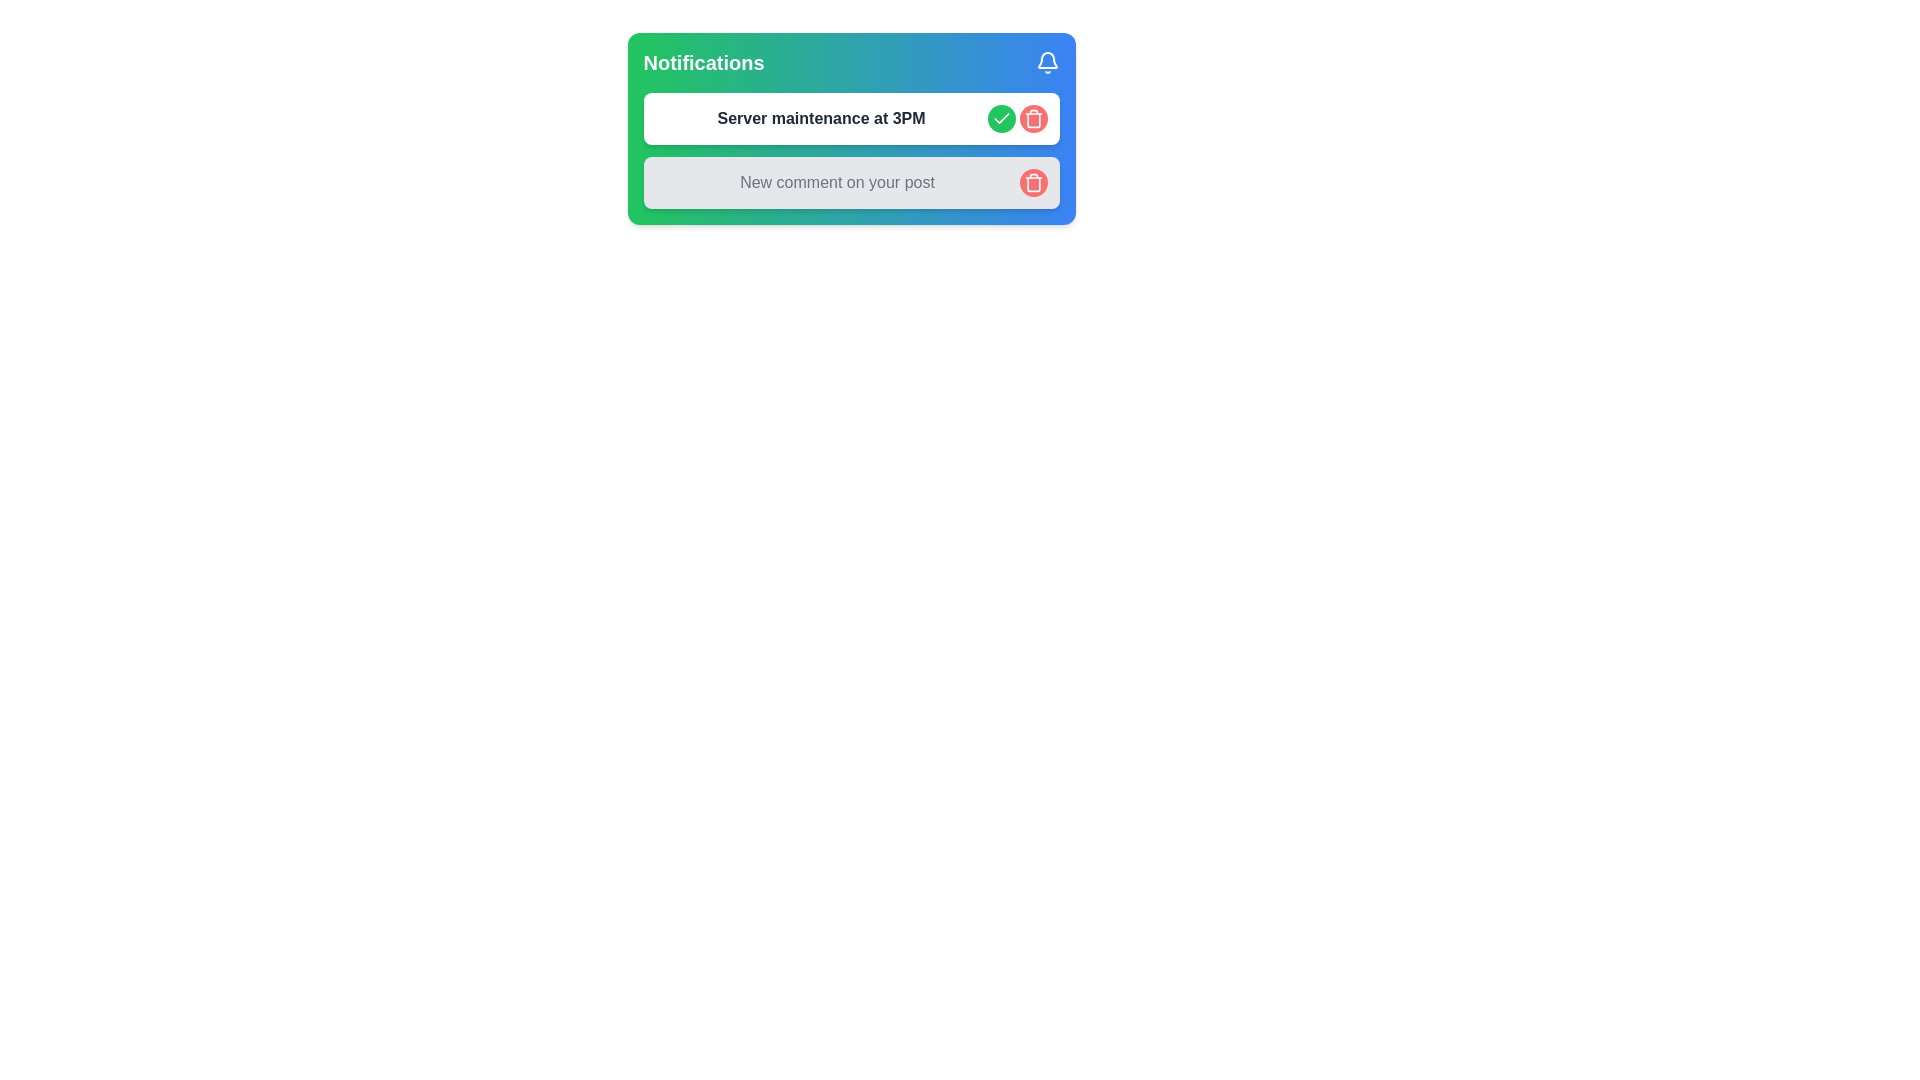  I want to click on the button that marks notifications as 'read' or 'acknowledged', located to the right of the notification entry titled 'Server maintenance at 3PM' in the top notification card, so click(1001, 119).